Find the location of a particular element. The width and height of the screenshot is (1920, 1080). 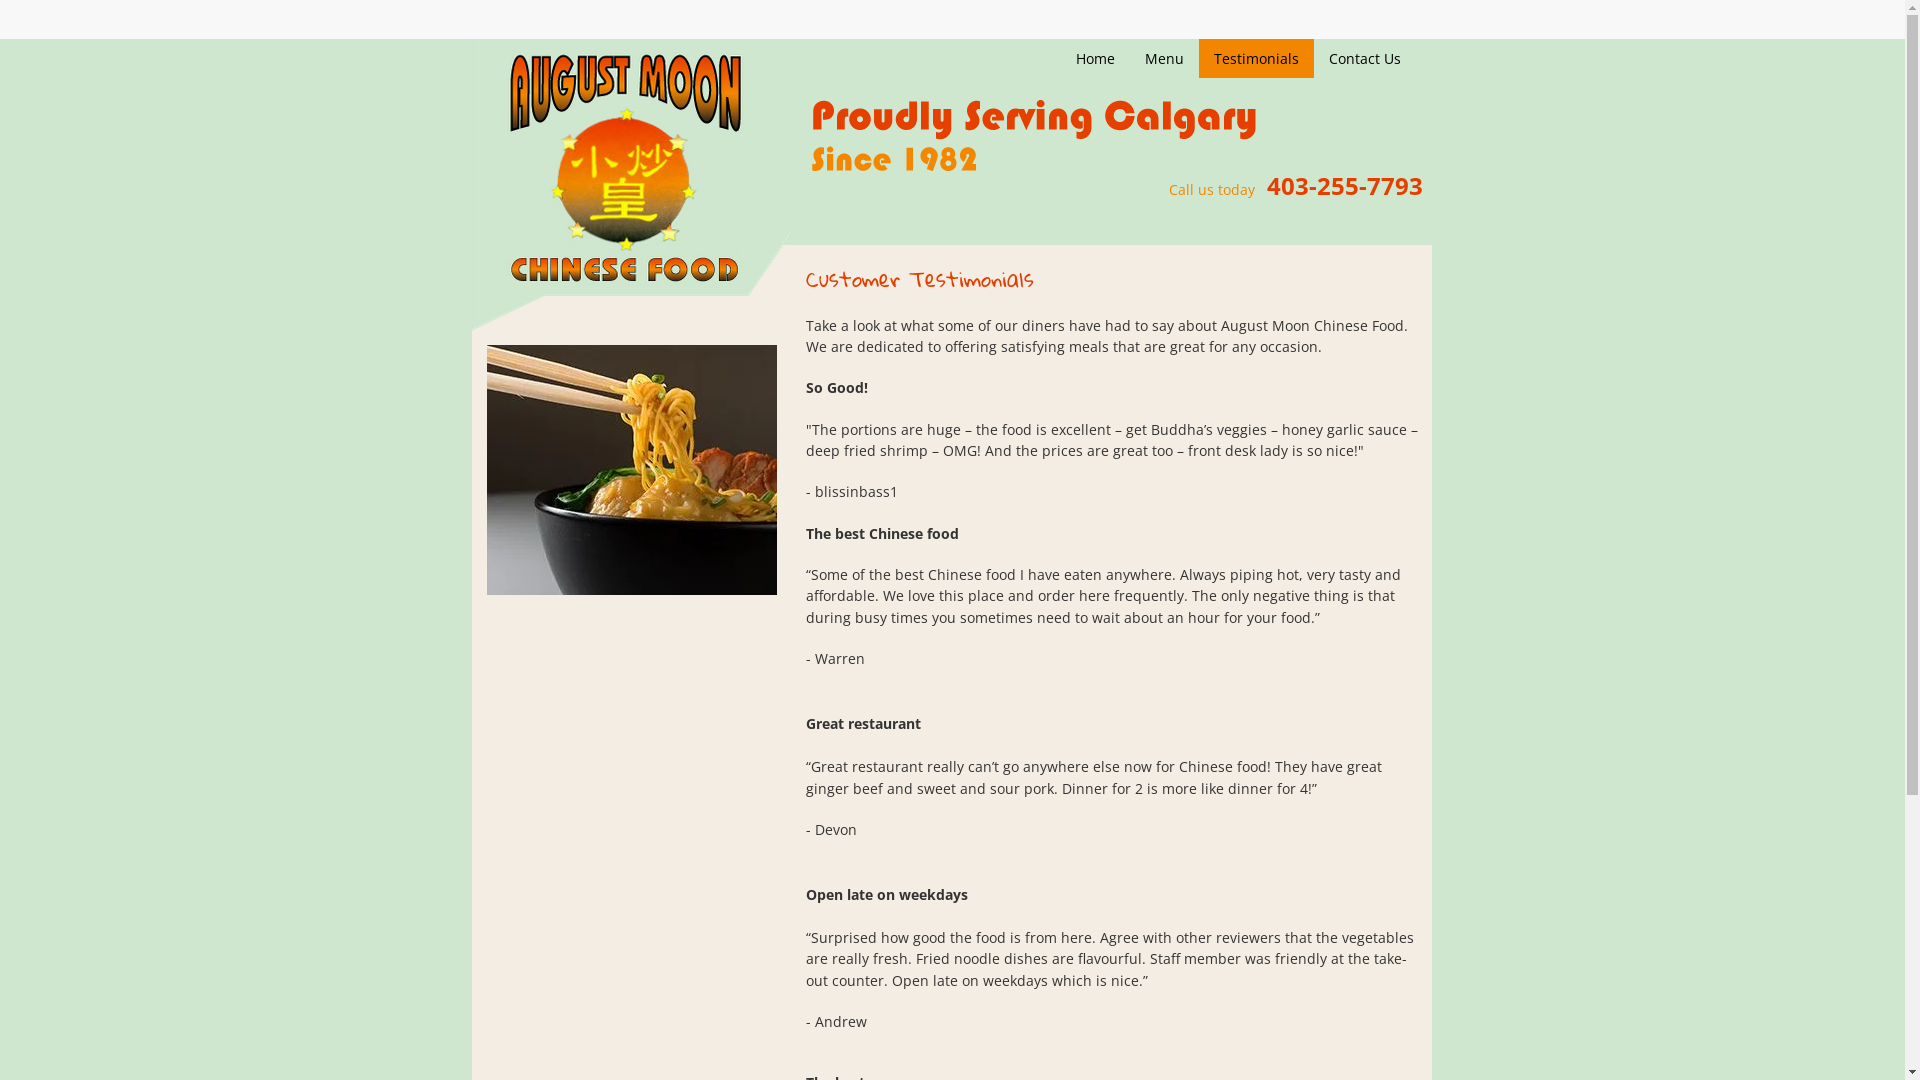

'Testimonials' is located at coordinates (1255, 57).